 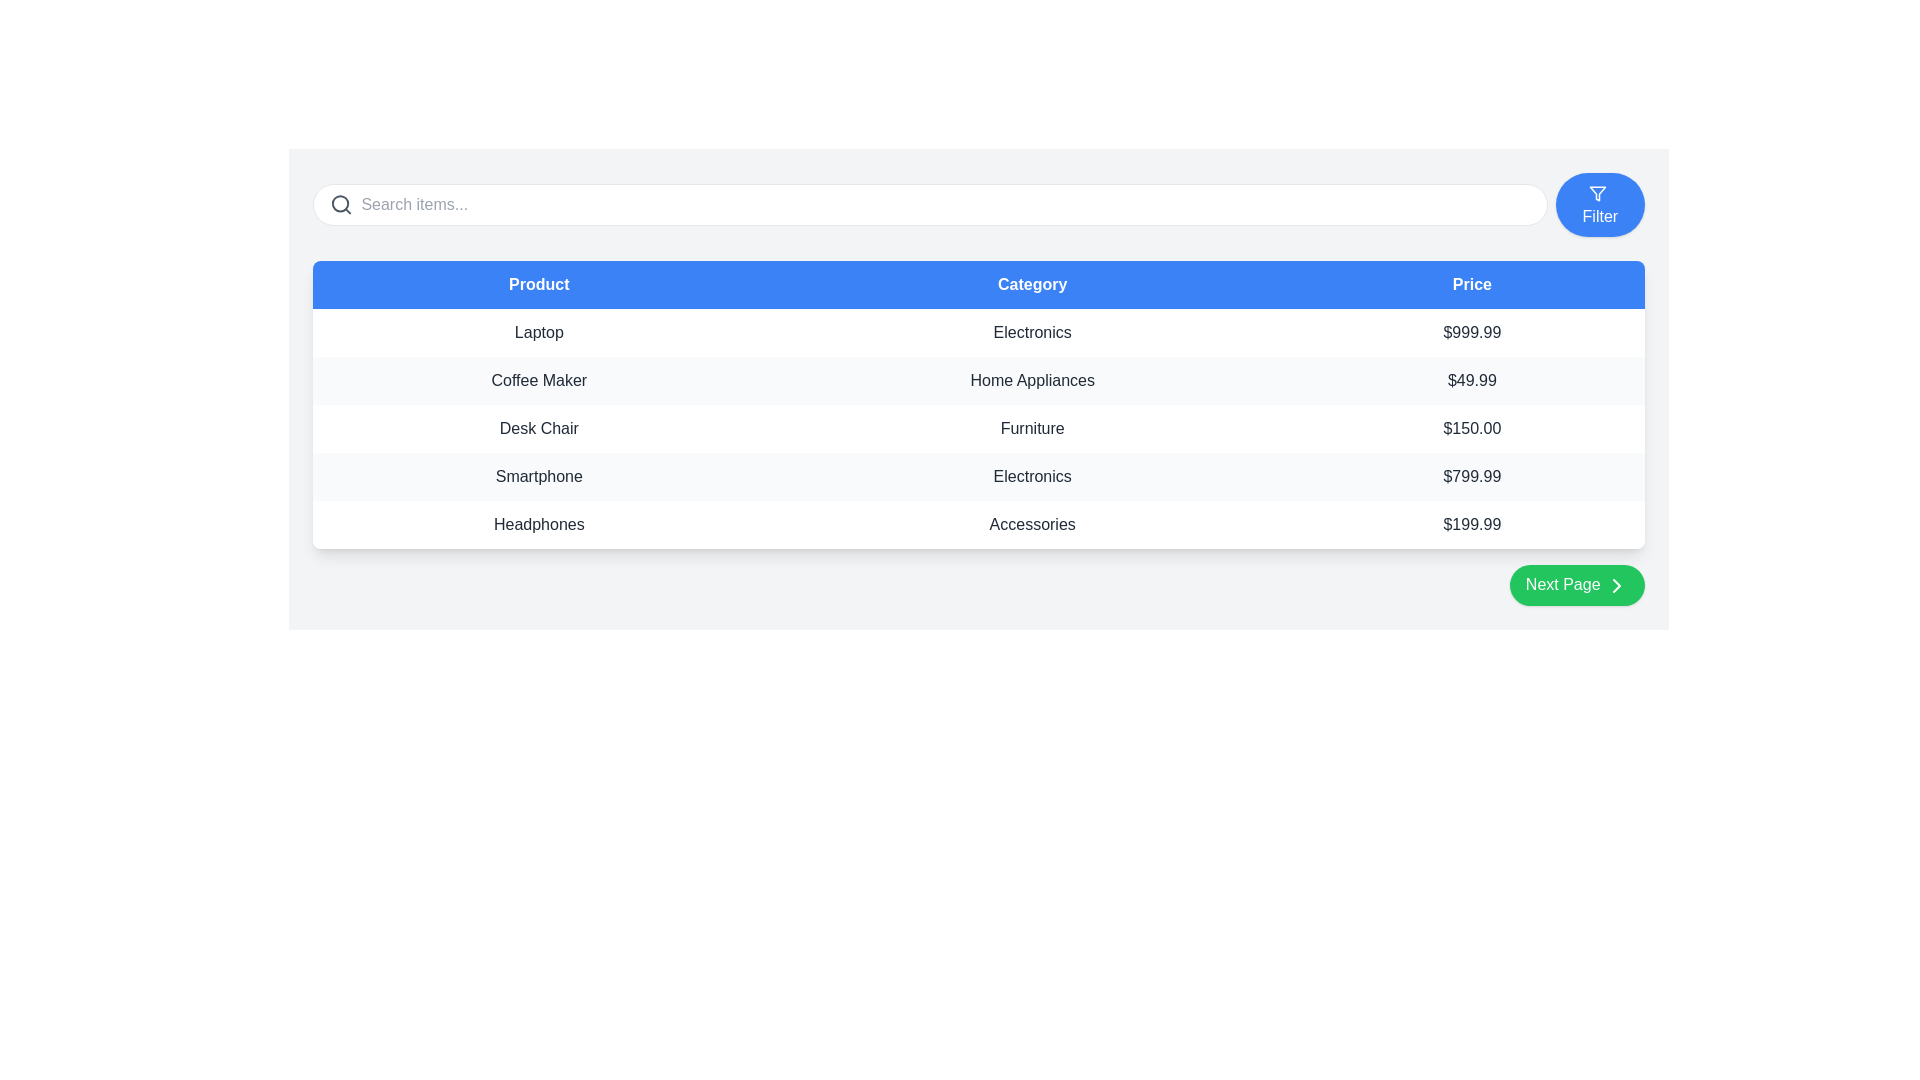 What do you see at coordinates (1597, 193) in the screenshot?
I see `the filter icon located inside the 'Filter' button in the upper-right corner of the interface` at bounding box center [1597, 193].